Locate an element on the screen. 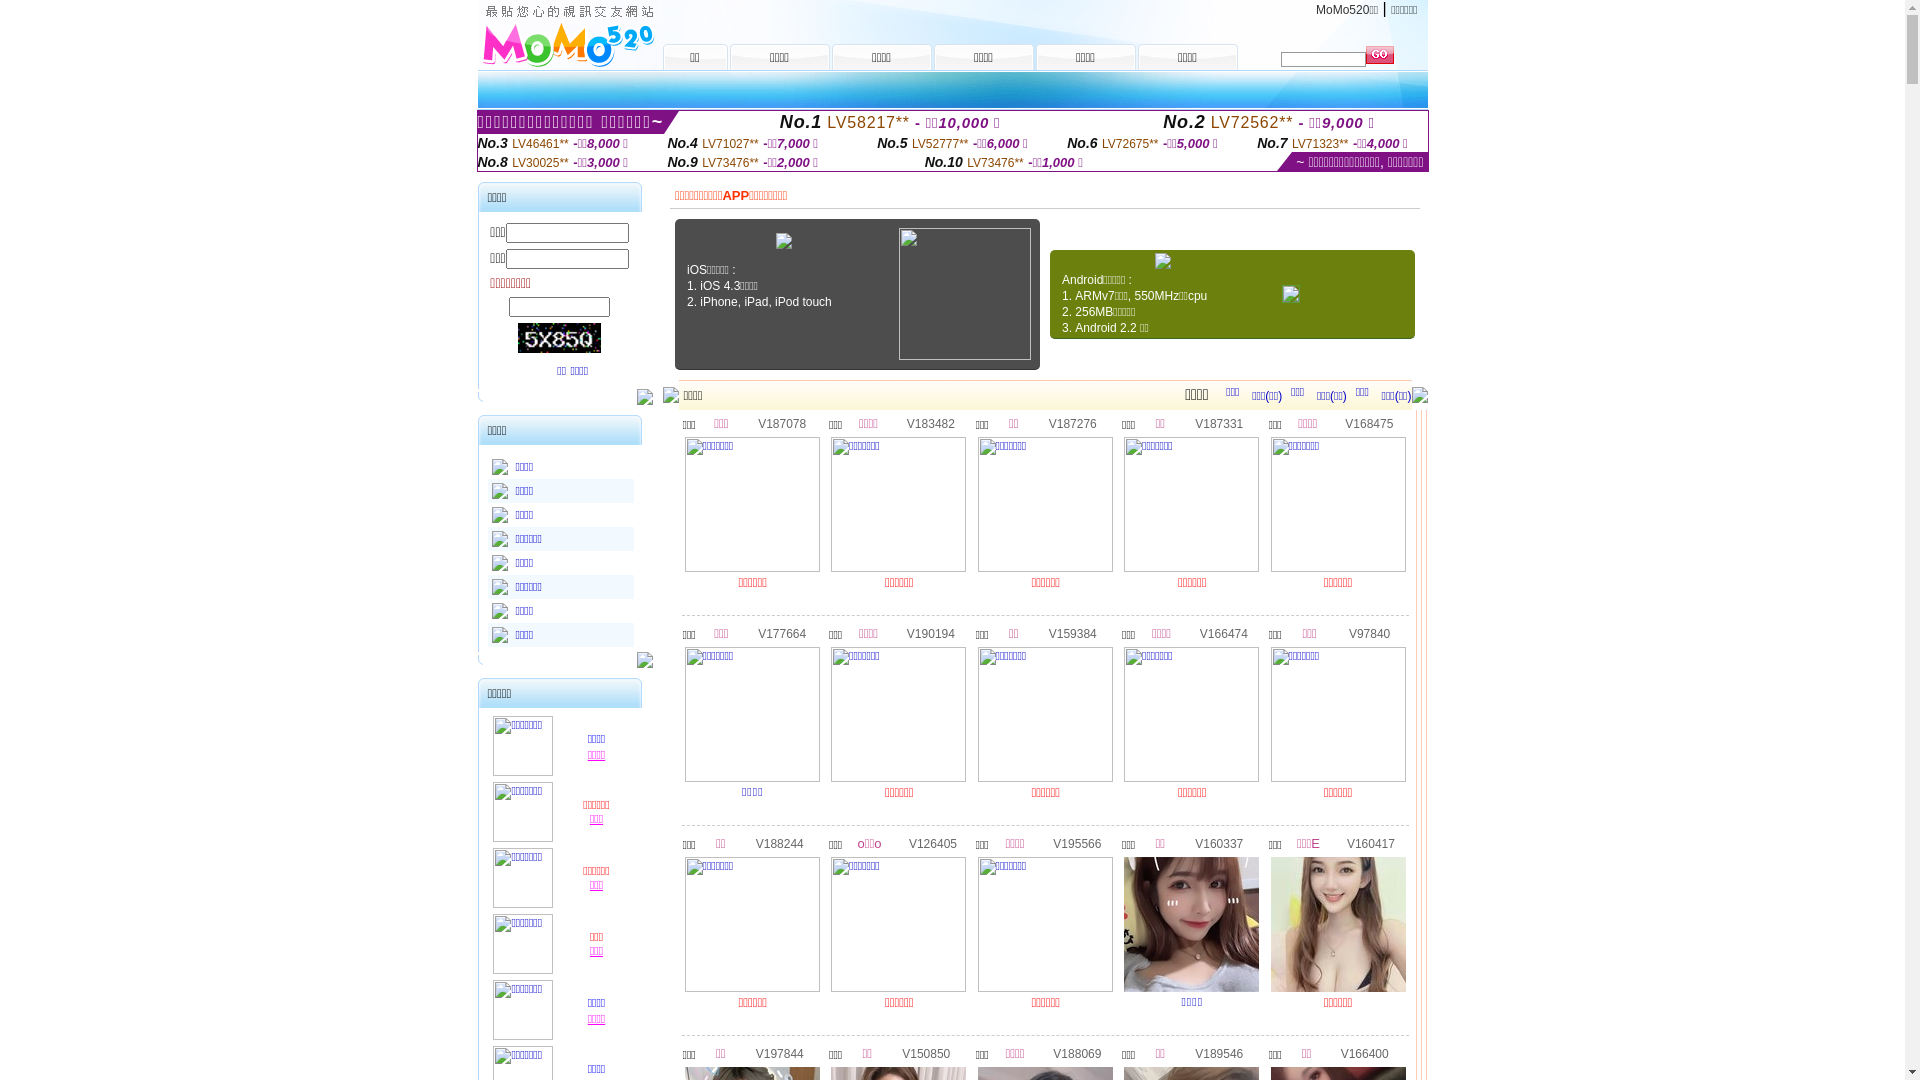 Image resolution: width=1920 pixels, height=1080 pixels. 'V197844' is located at coordinates (778, 1052).